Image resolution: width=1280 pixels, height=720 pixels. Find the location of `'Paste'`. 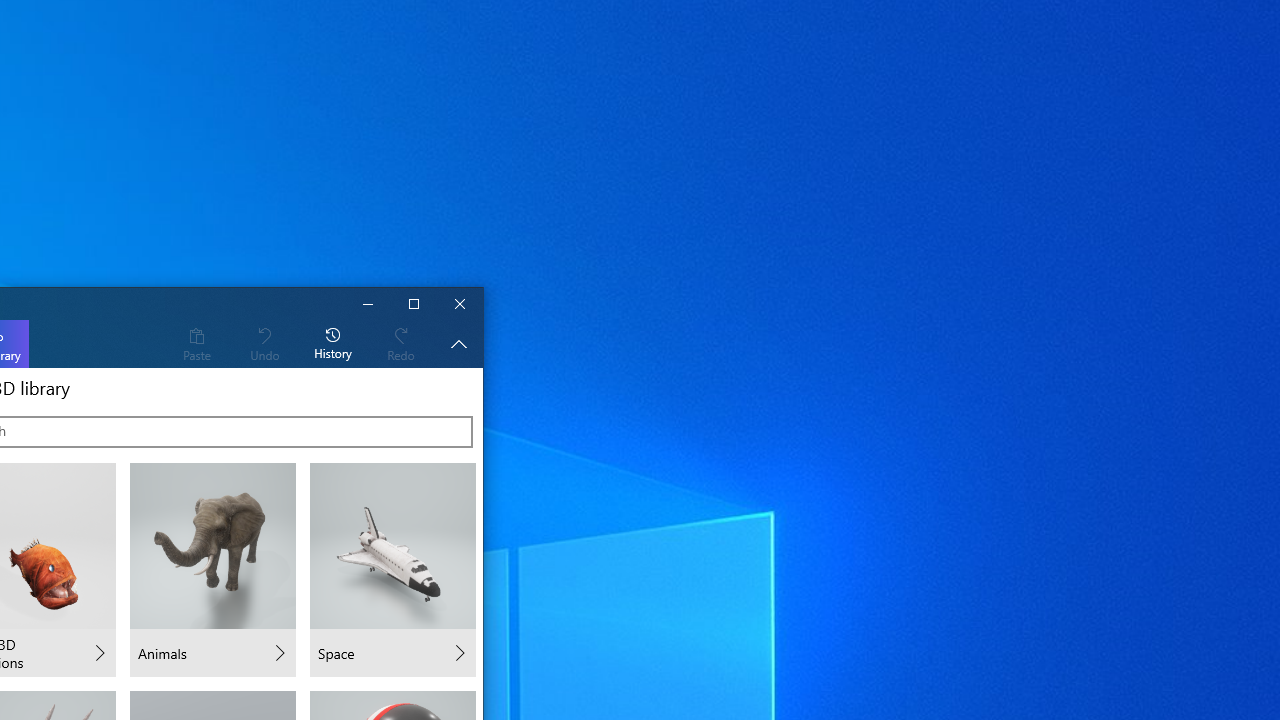

'Paste' is located at coordinates (196, 342).